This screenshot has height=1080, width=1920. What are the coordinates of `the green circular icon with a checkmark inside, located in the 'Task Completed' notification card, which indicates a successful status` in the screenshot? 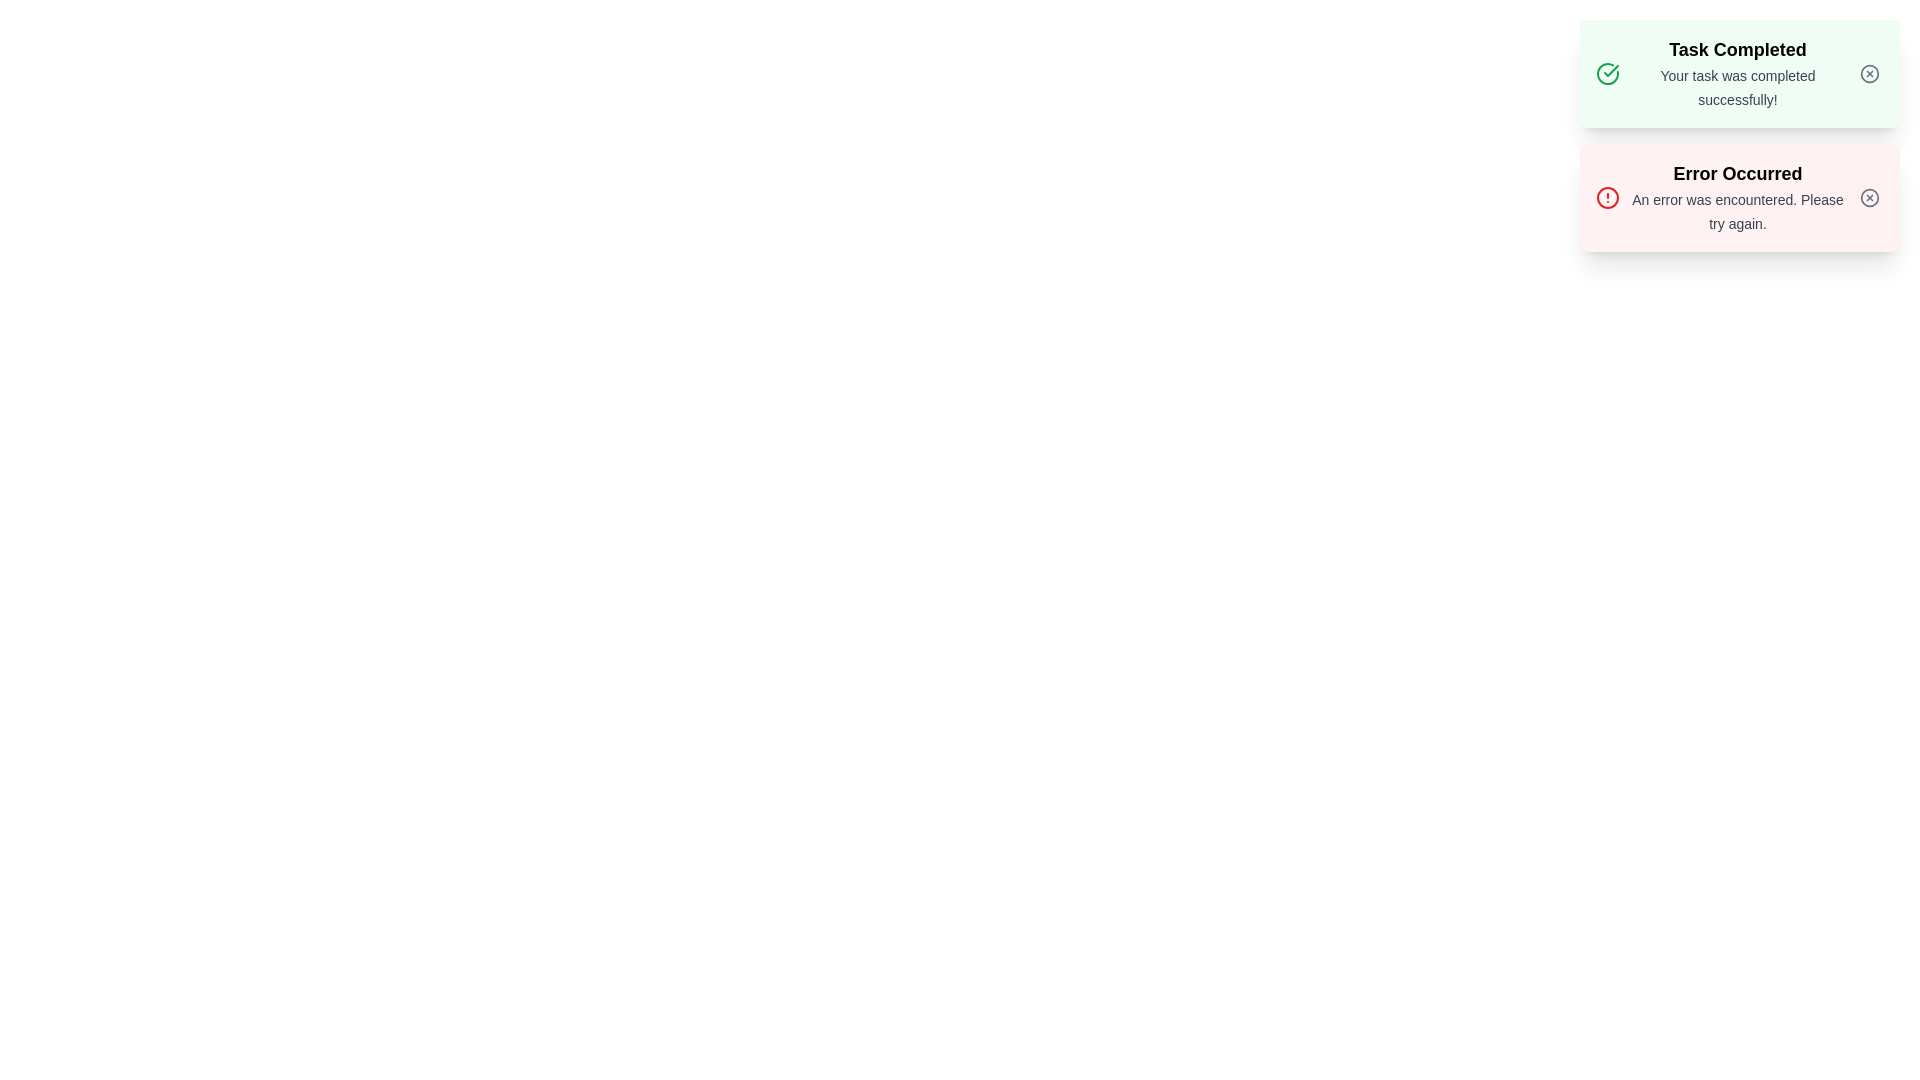 It's located at (1608, 72).